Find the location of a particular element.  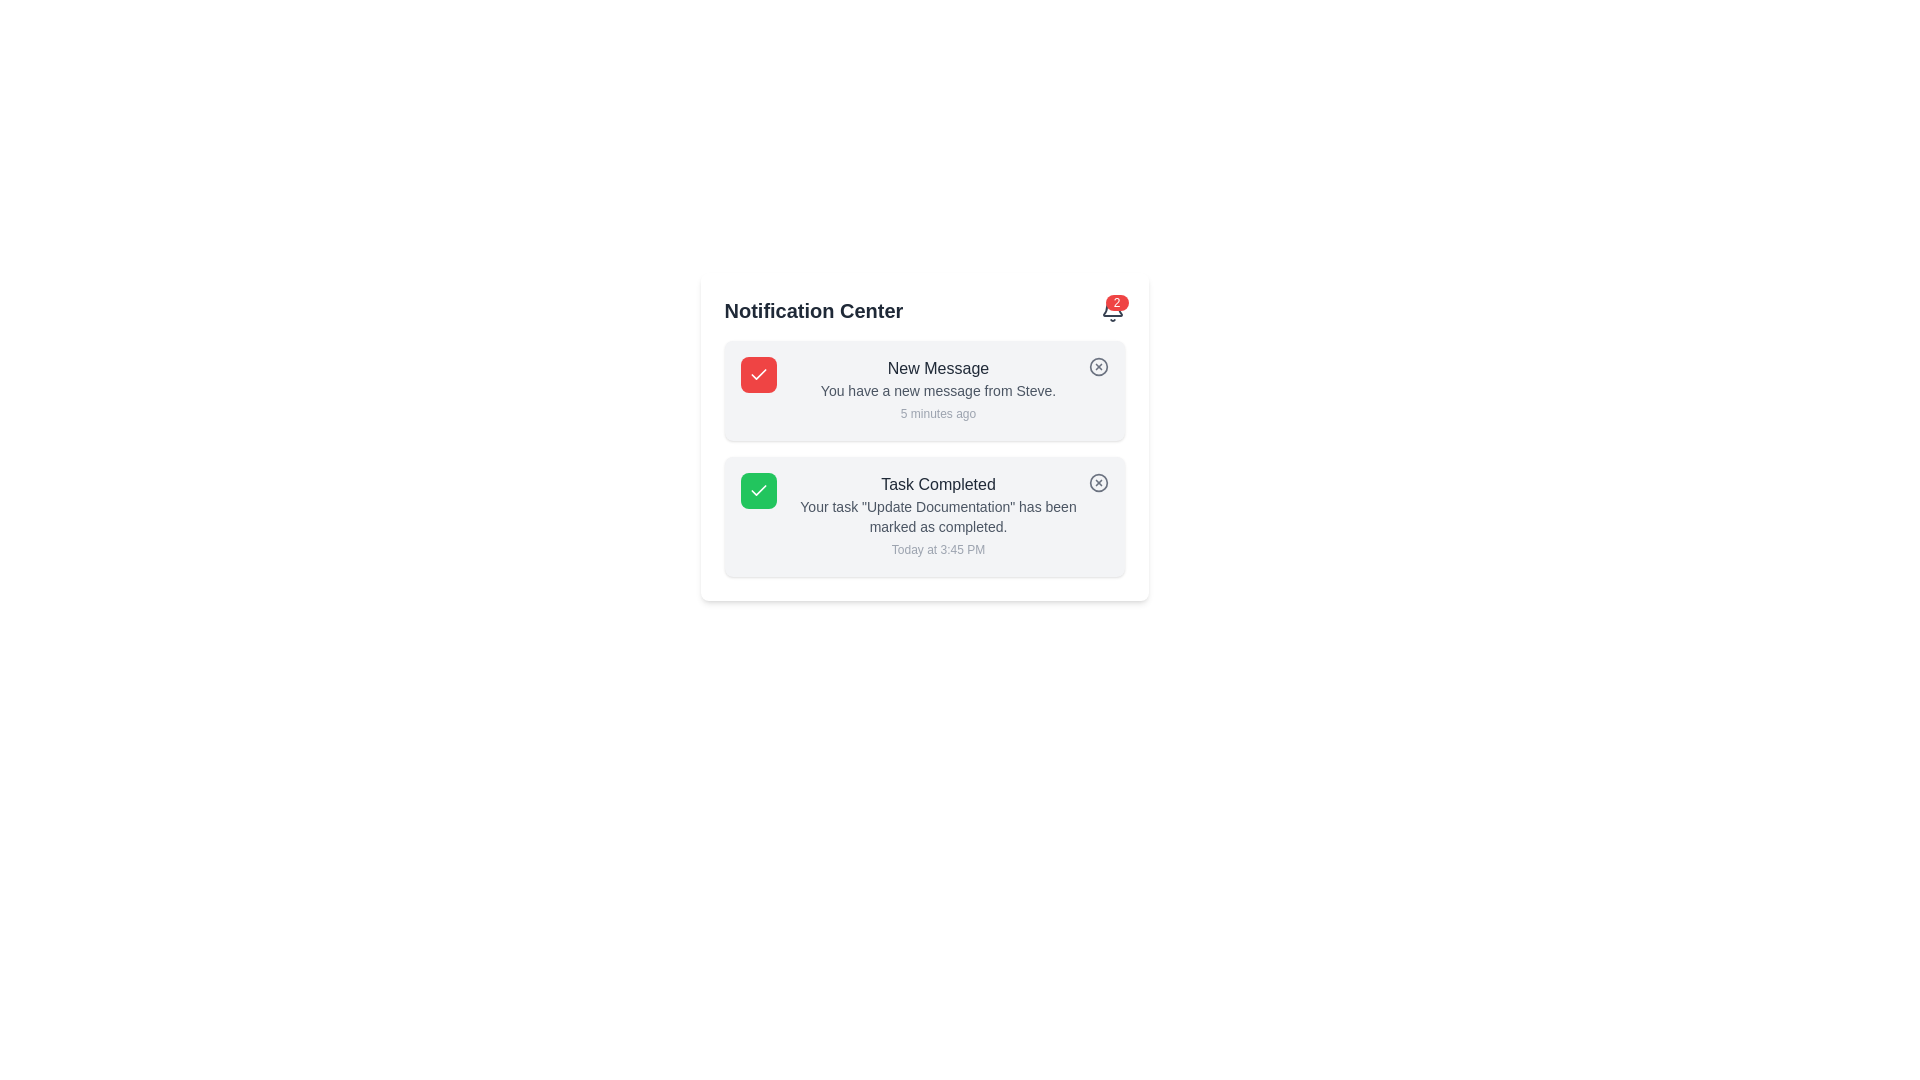

the textual label that reads 'Task Completed', which is prominently displayed in gray color above the task details in the Notification Center interface is located at coordinates (937, 485).